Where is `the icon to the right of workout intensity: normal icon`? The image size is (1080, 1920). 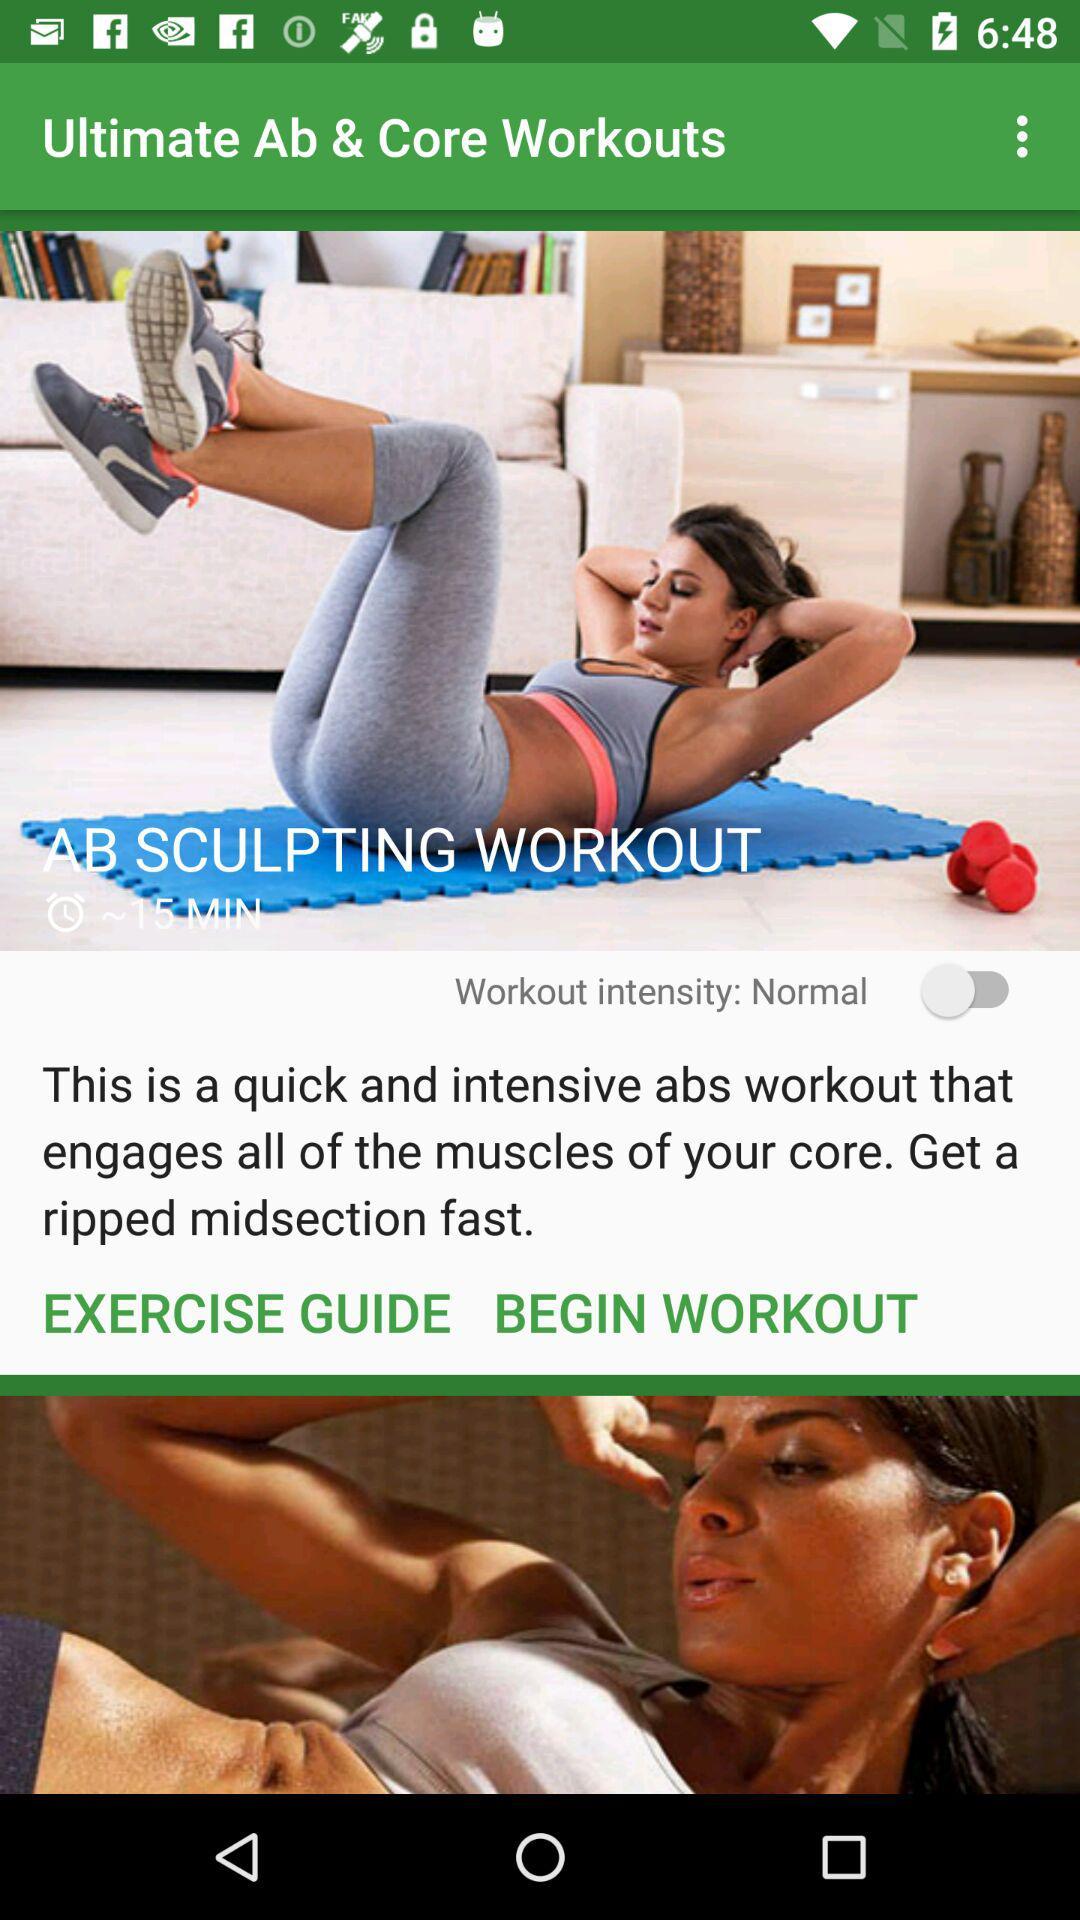
the icon to the right of workout intensity: normal icon is located at coordinates (951, 990).